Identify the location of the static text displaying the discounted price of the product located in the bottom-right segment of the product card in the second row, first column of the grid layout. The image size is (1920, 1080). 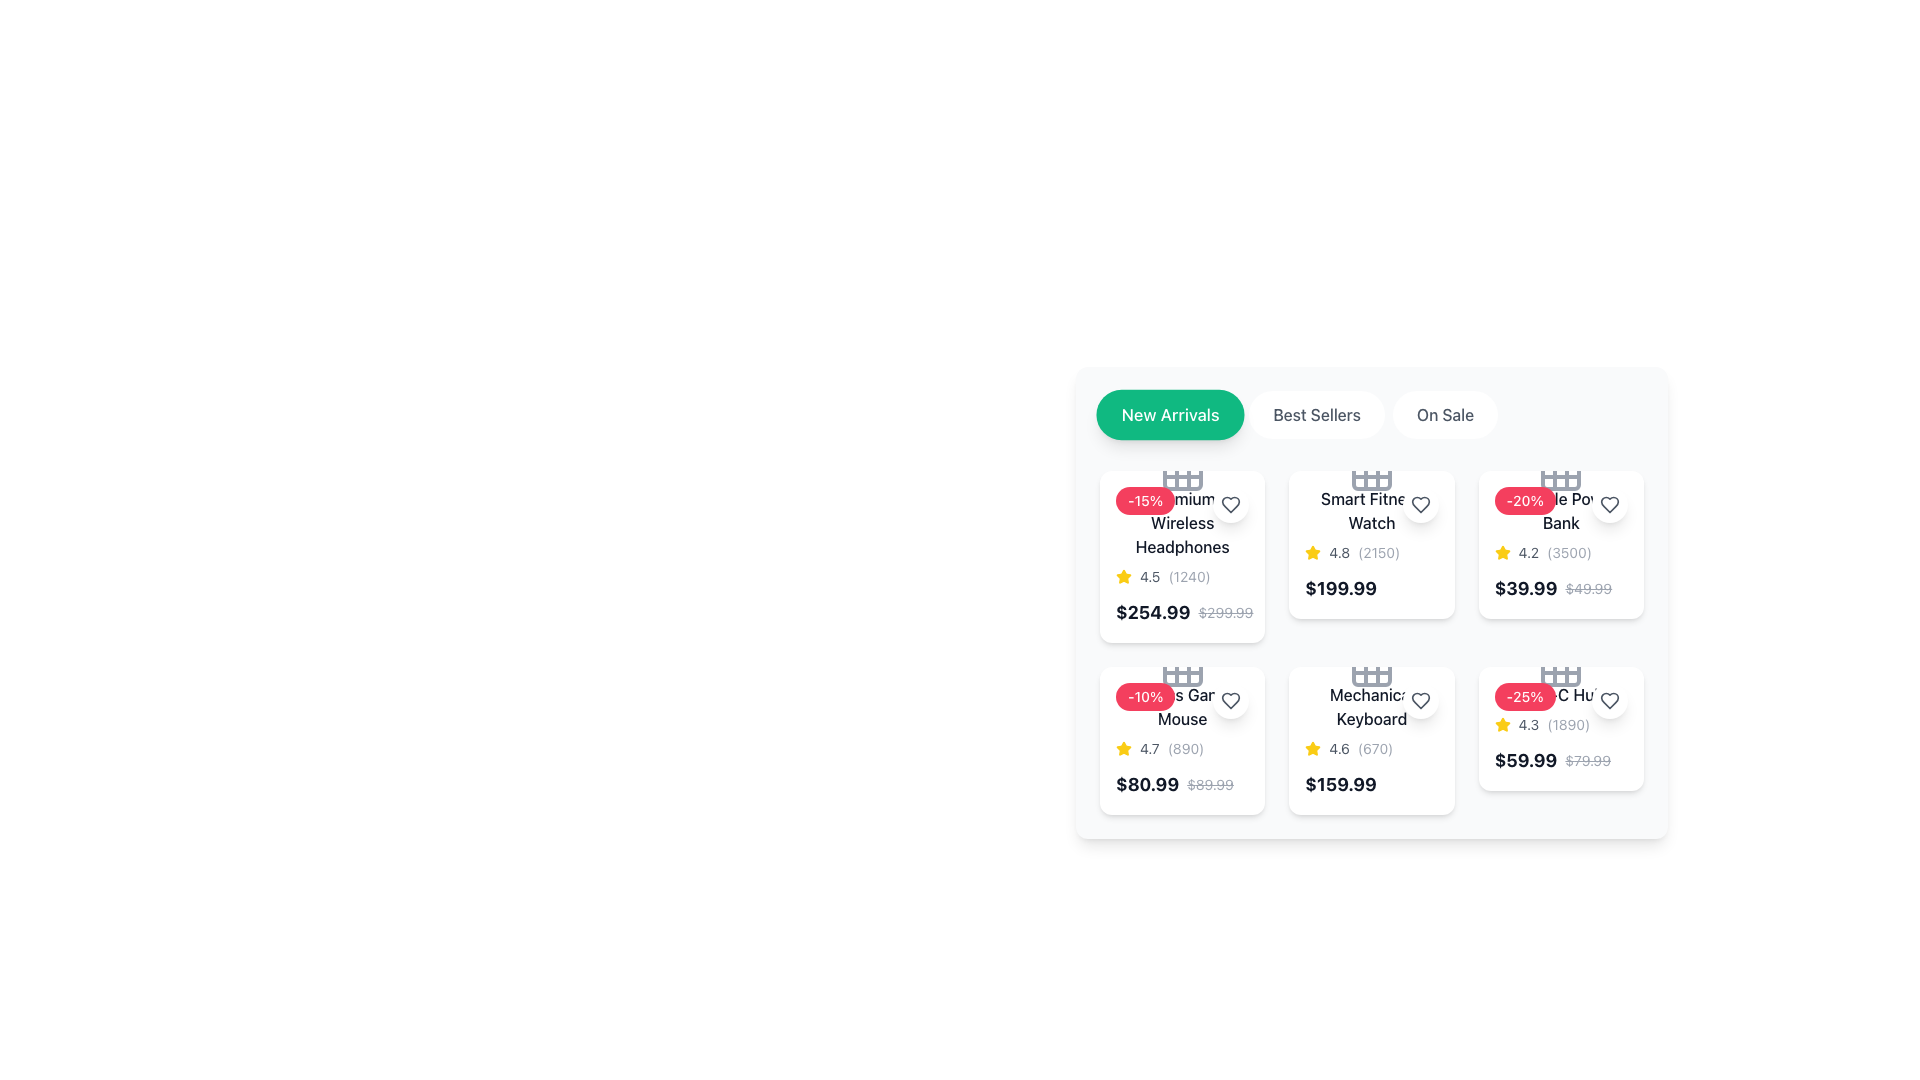
(1147, 784).